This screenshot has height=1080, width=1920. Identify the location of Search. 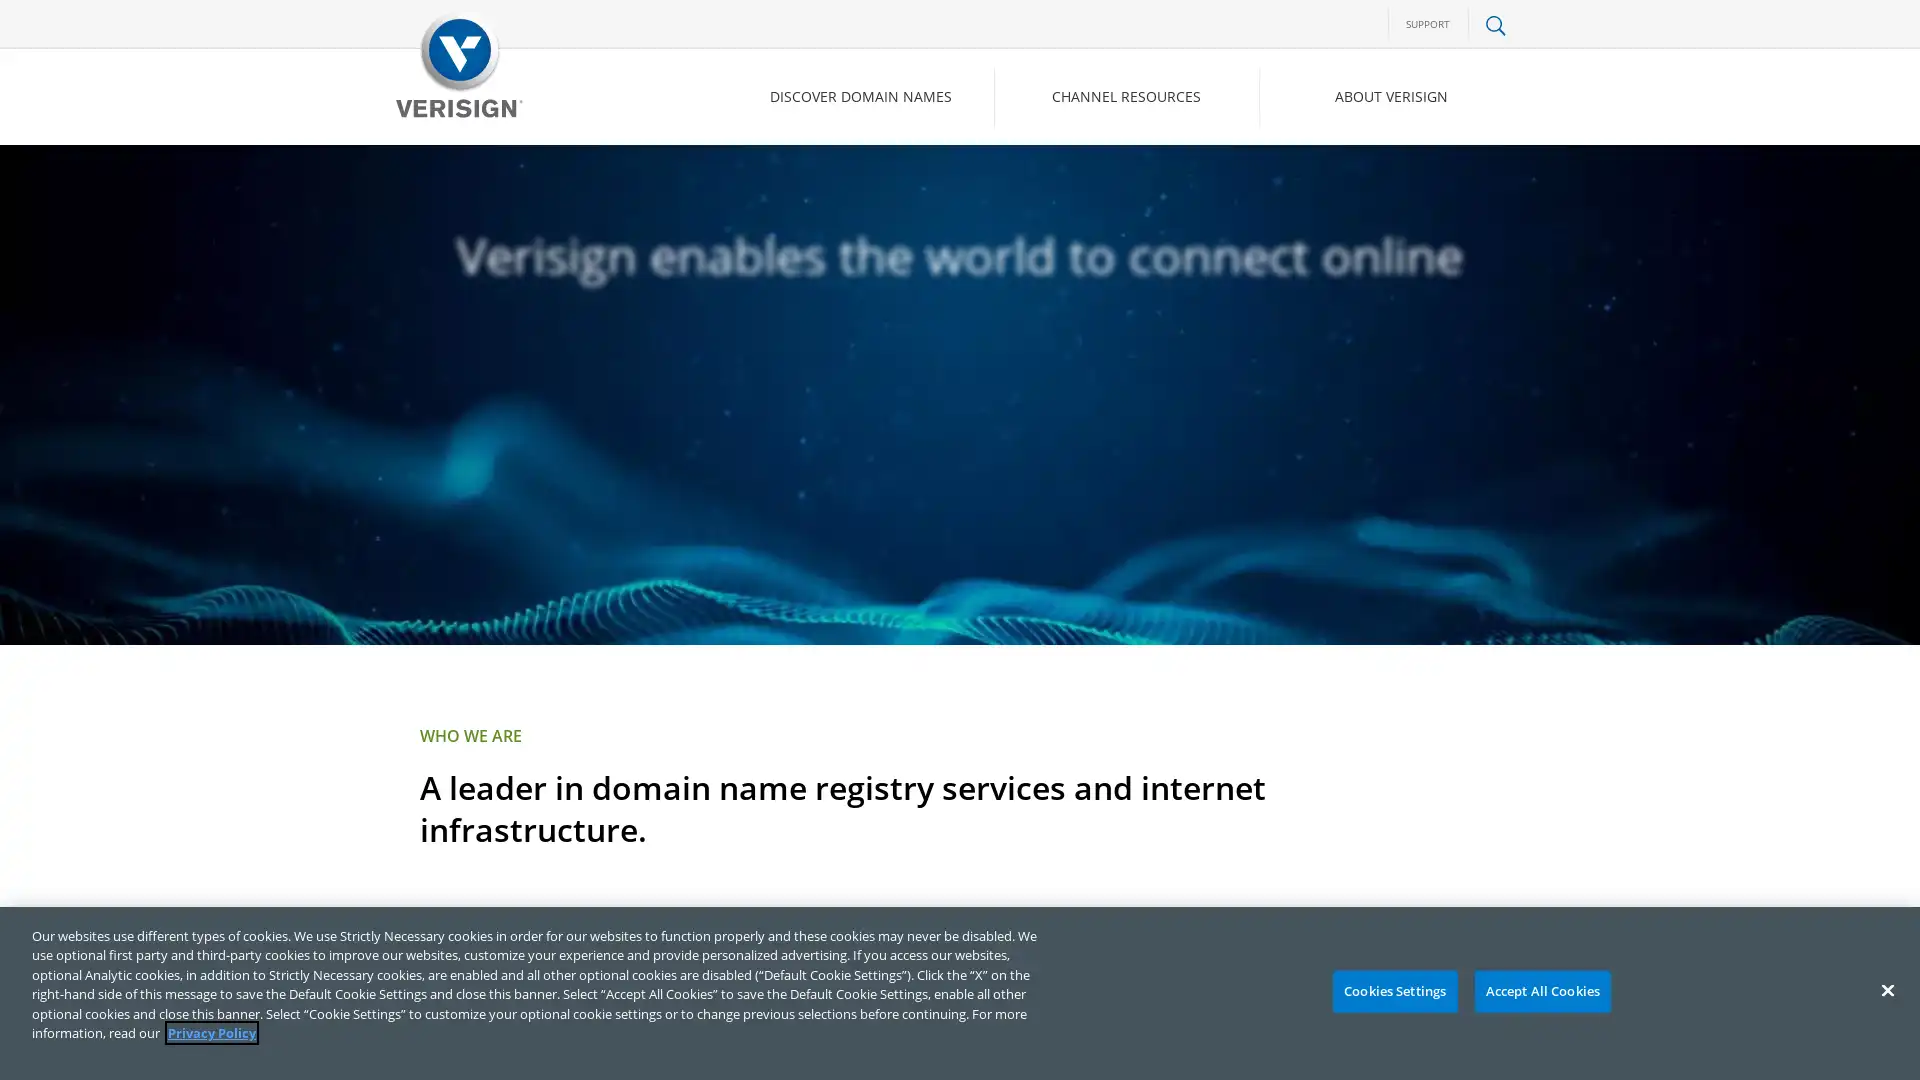
(1334, 181).